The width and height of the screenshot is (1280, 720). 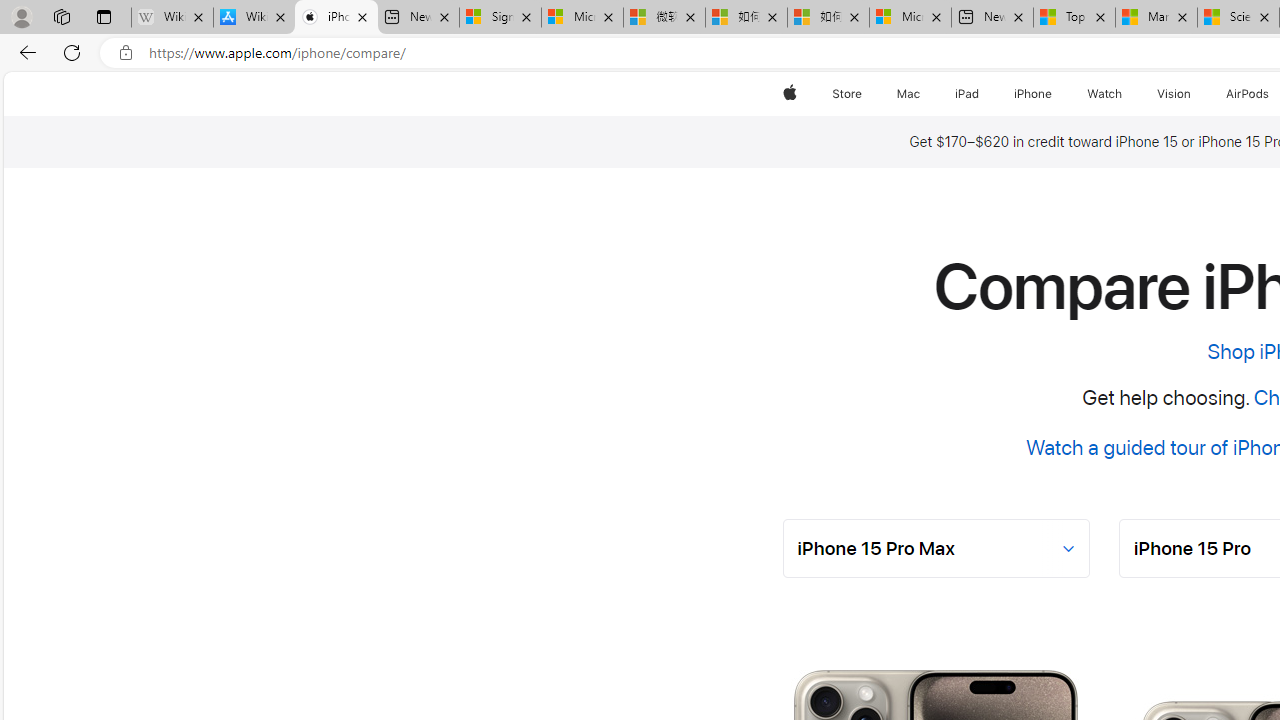 What do you see at coordinates (846, 93) in the screenshot?
I see `'Store'` at bounding box center [846, 93].